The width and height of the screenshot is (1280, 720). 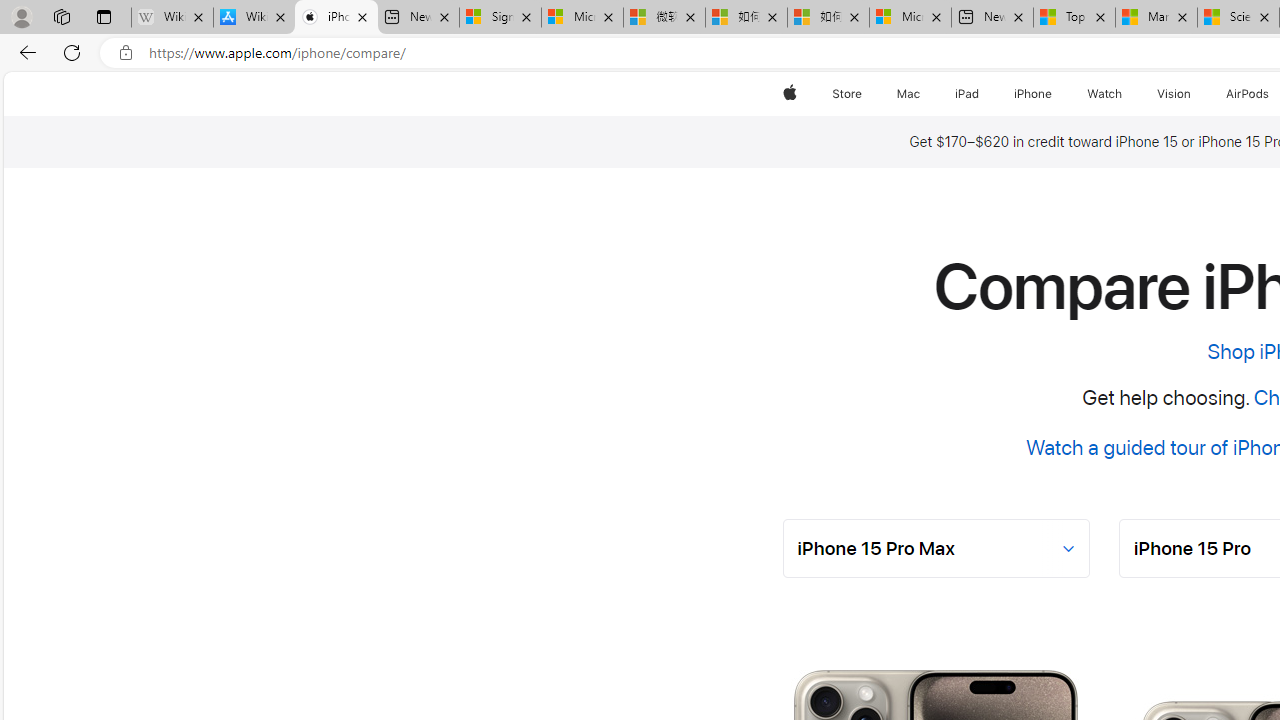 What do you see at coordinates (846, 93) in the screenshot?
I see `'Store'` at bounding box center [846, 93].